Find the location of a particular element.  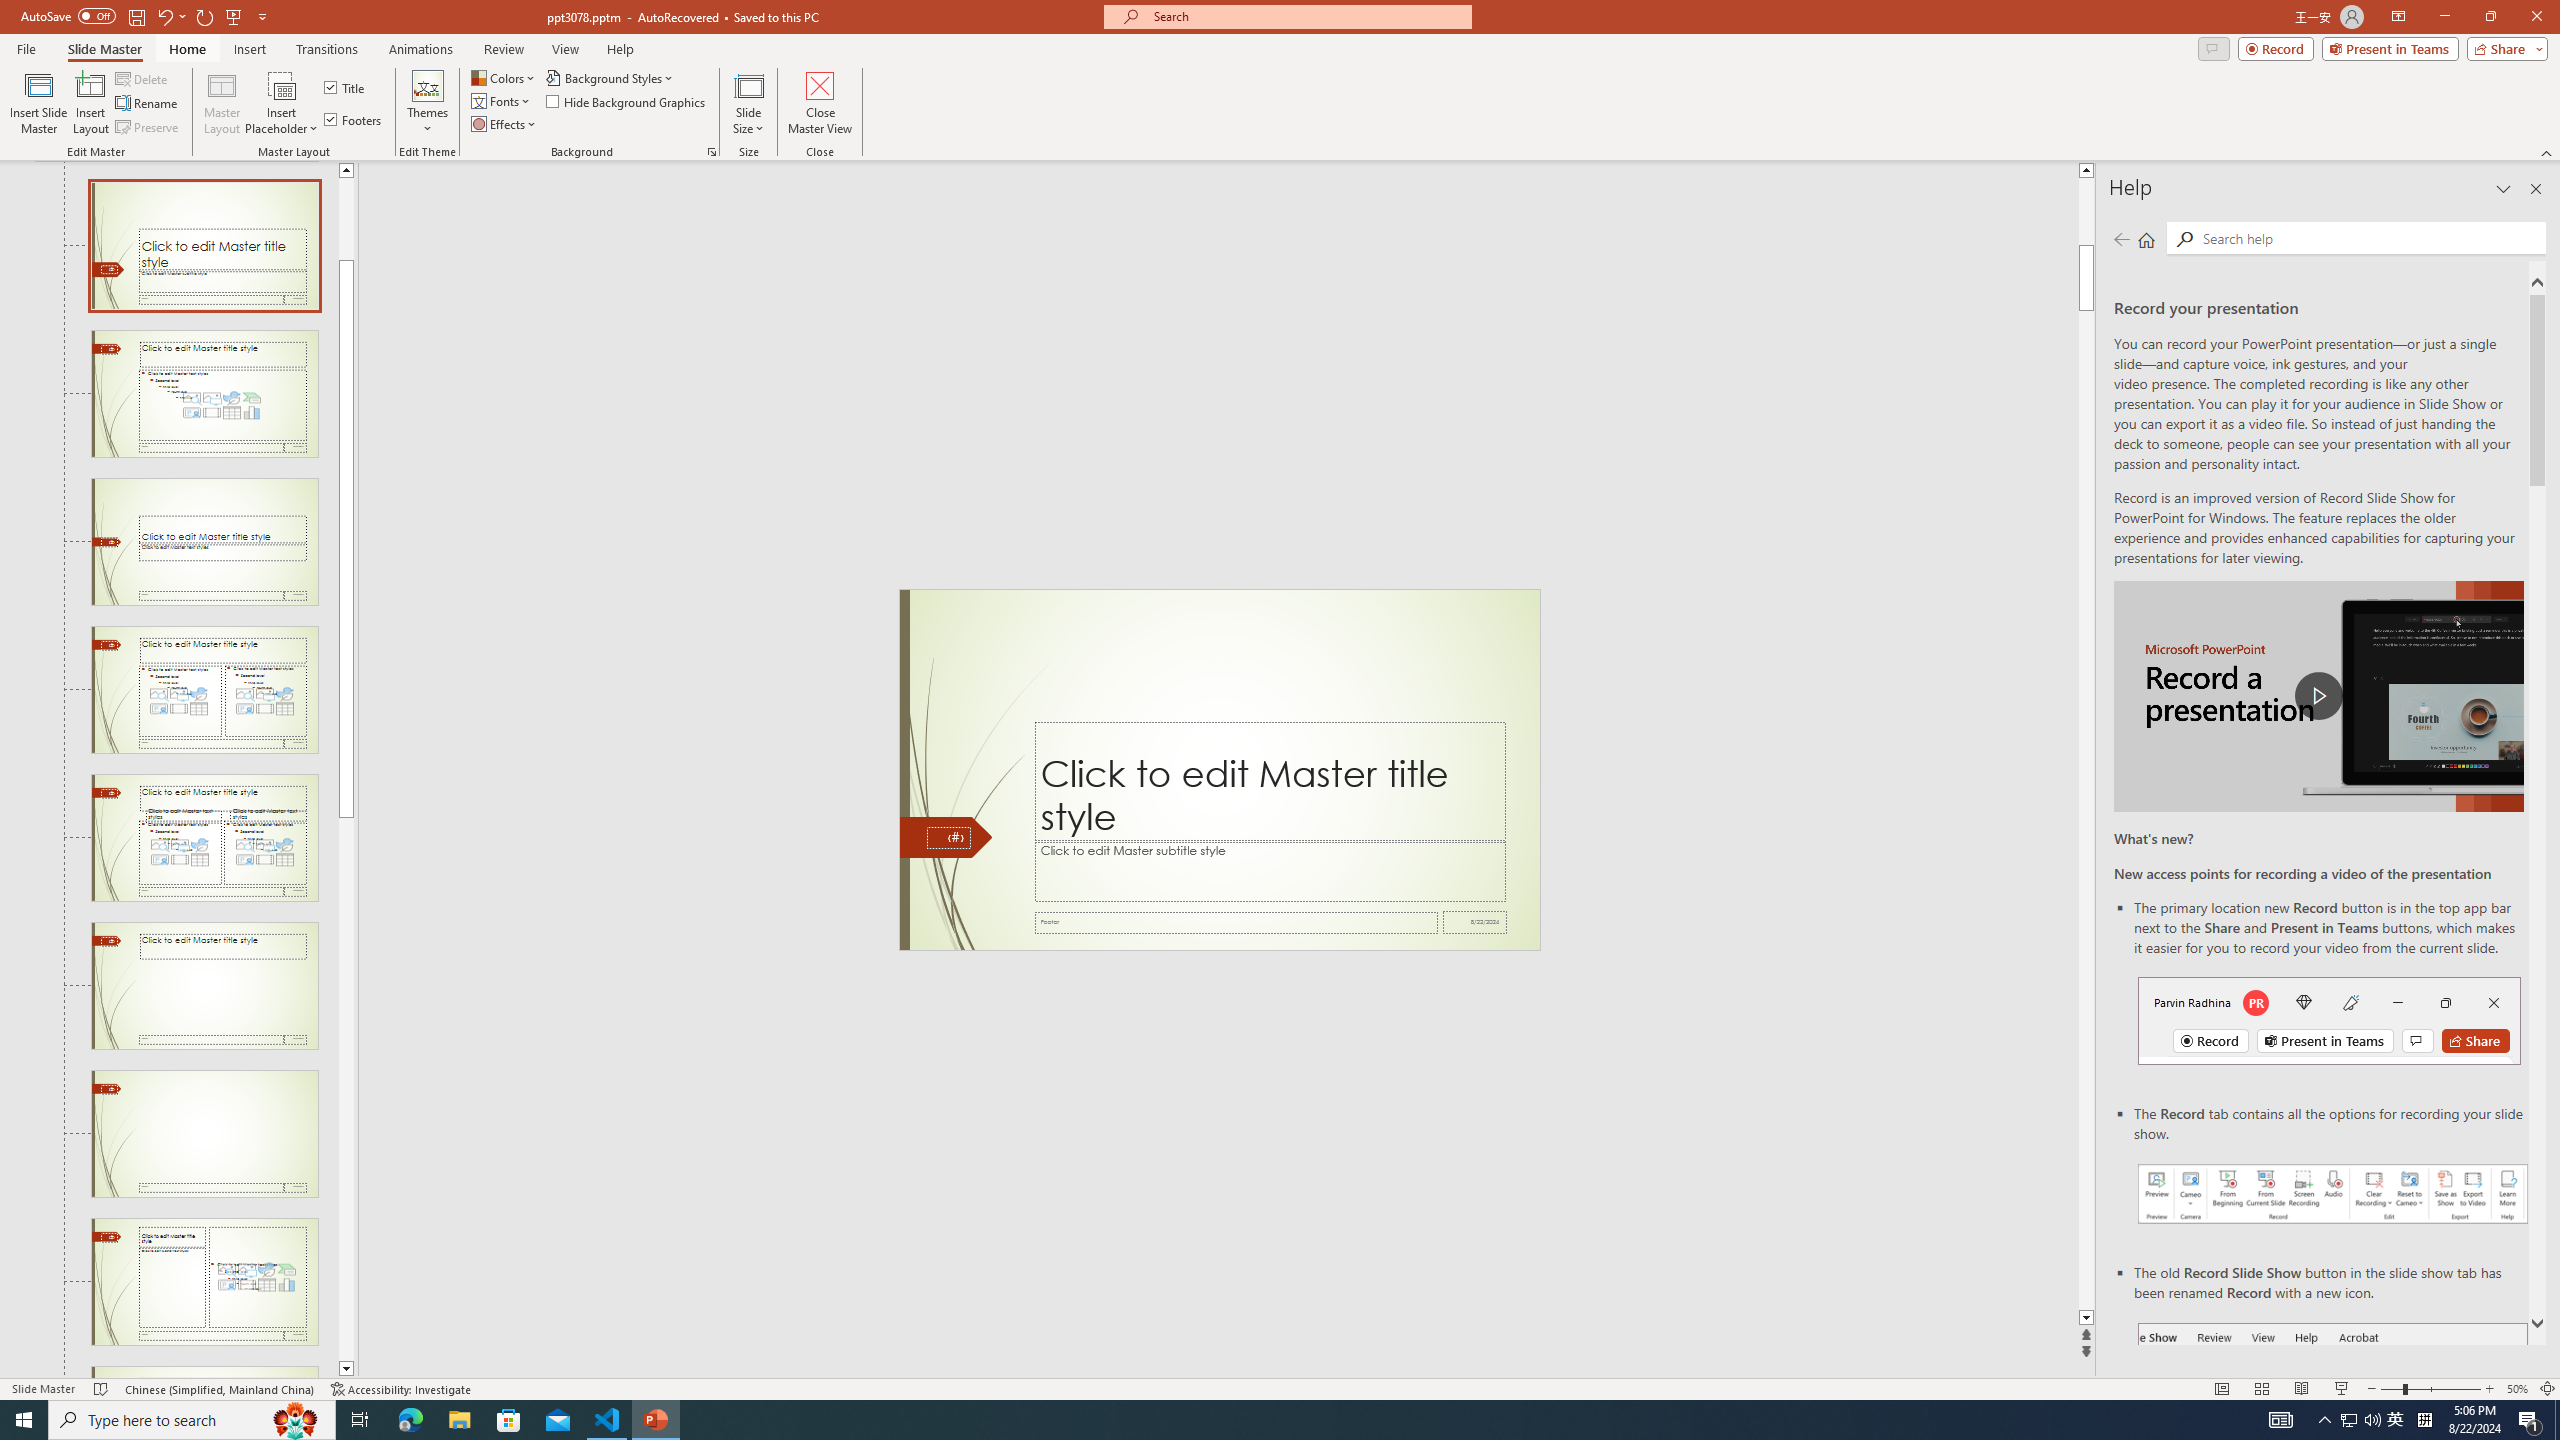

'Slide Title and Content Layout: used by no slides' is located at coordinates (203, 392).